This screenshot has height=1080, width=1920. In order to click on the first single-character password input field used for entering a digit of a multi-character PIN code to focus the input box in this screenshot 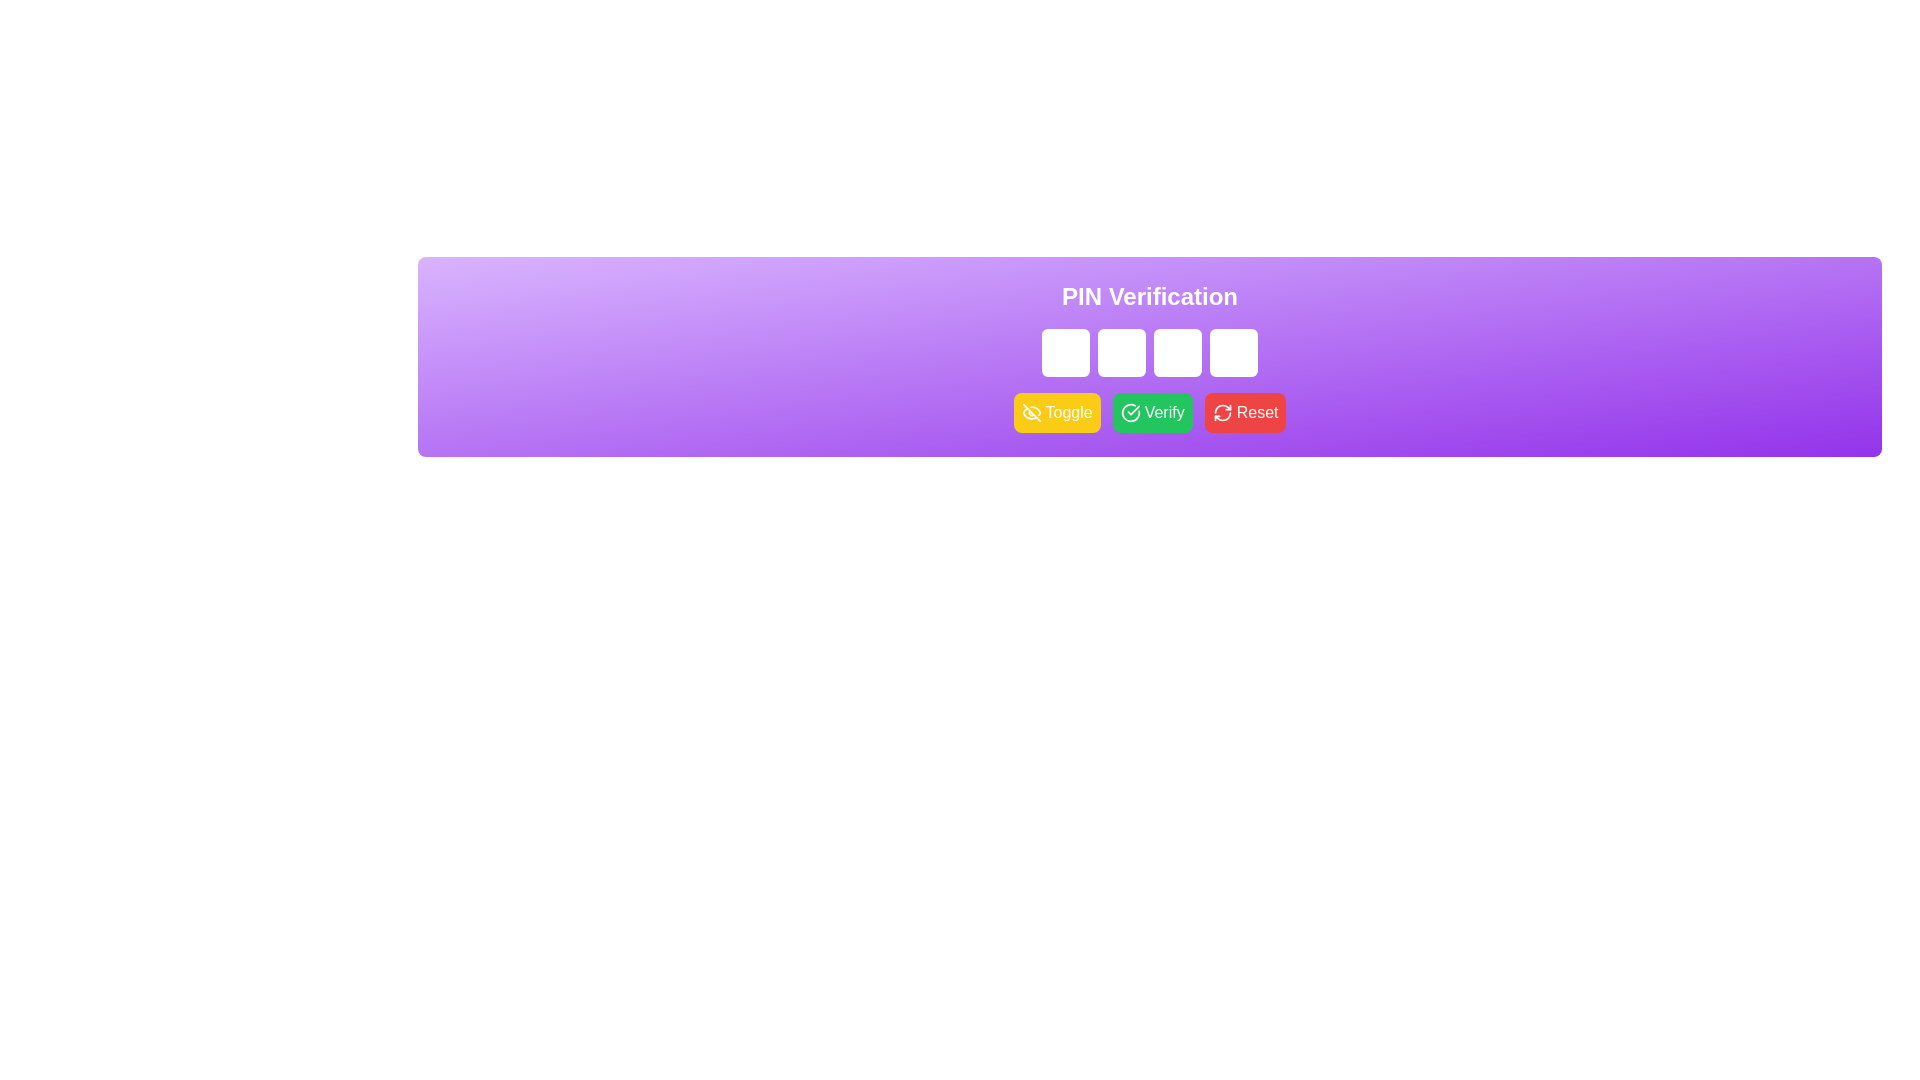, I will do `click(1064, 352)`.